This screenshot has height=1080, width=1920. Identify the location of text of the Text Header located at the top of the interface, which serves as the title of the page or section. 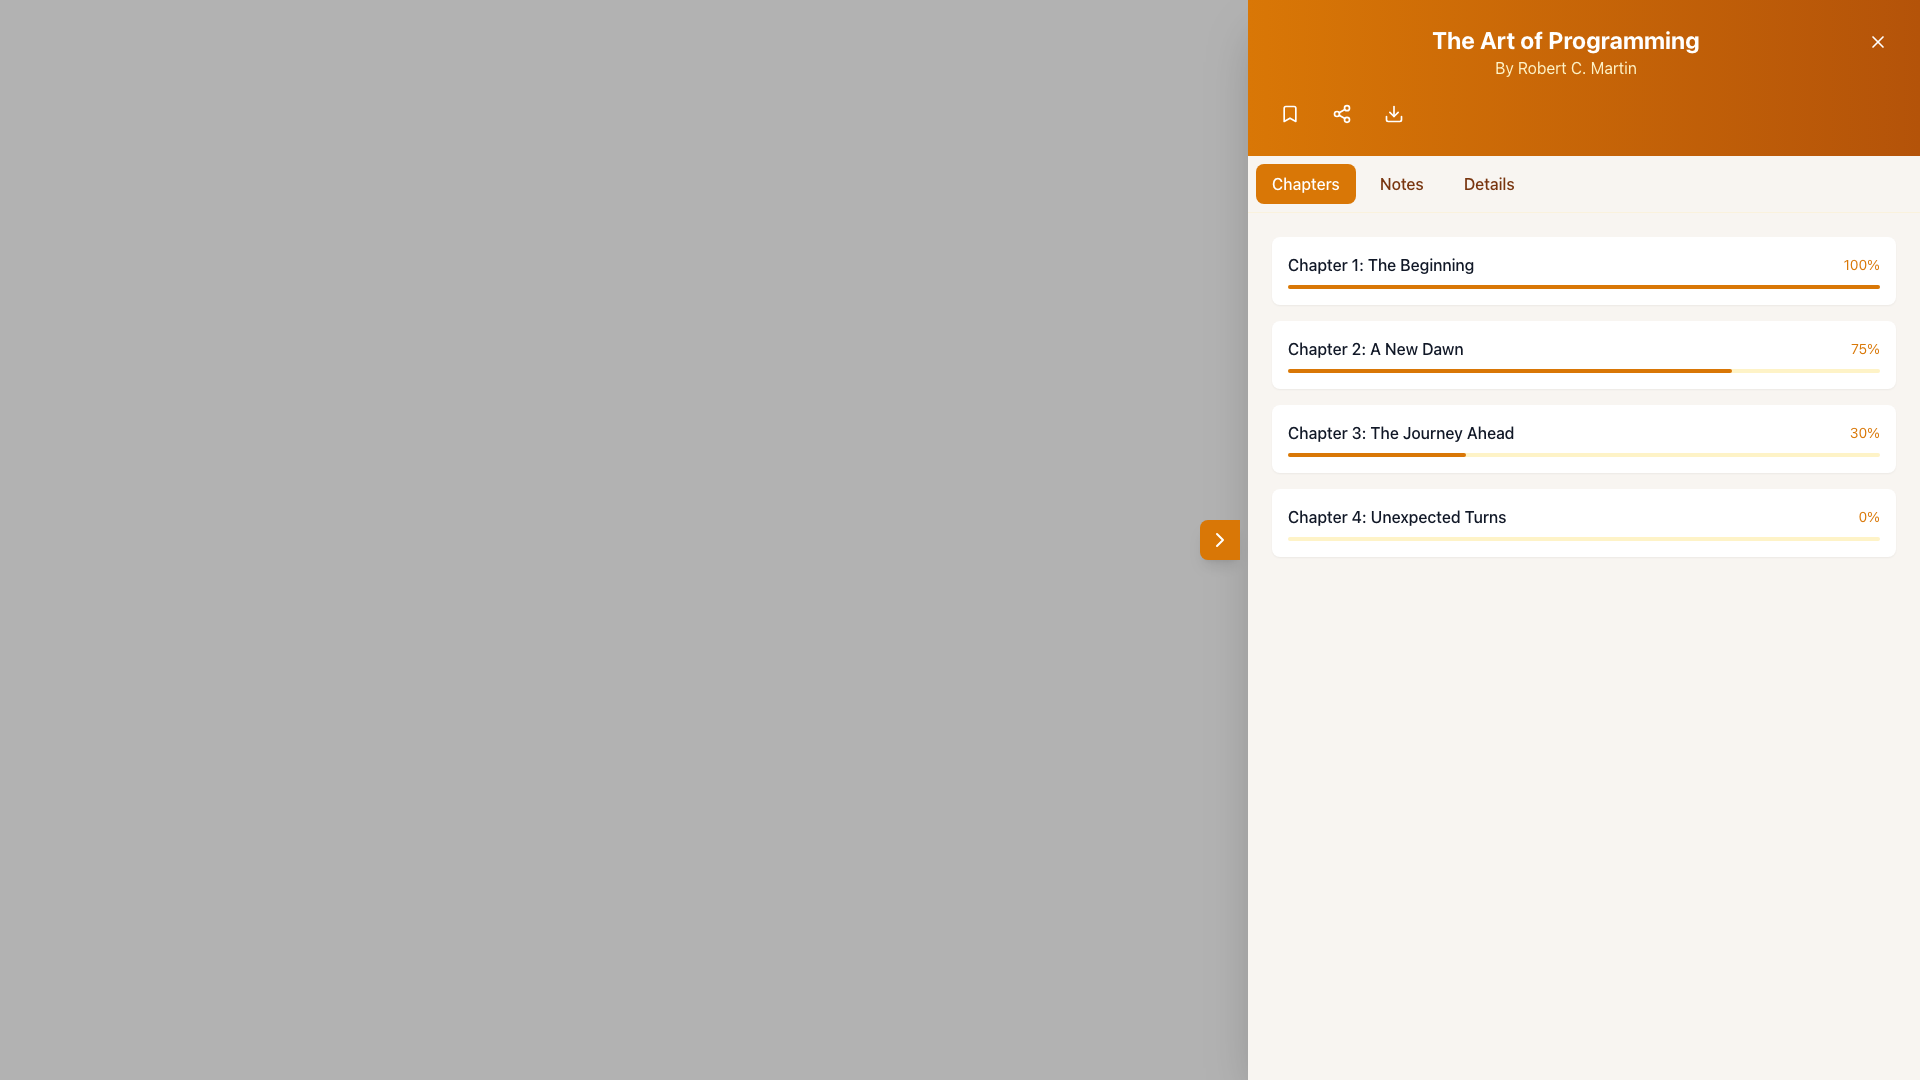
(1564, 39).